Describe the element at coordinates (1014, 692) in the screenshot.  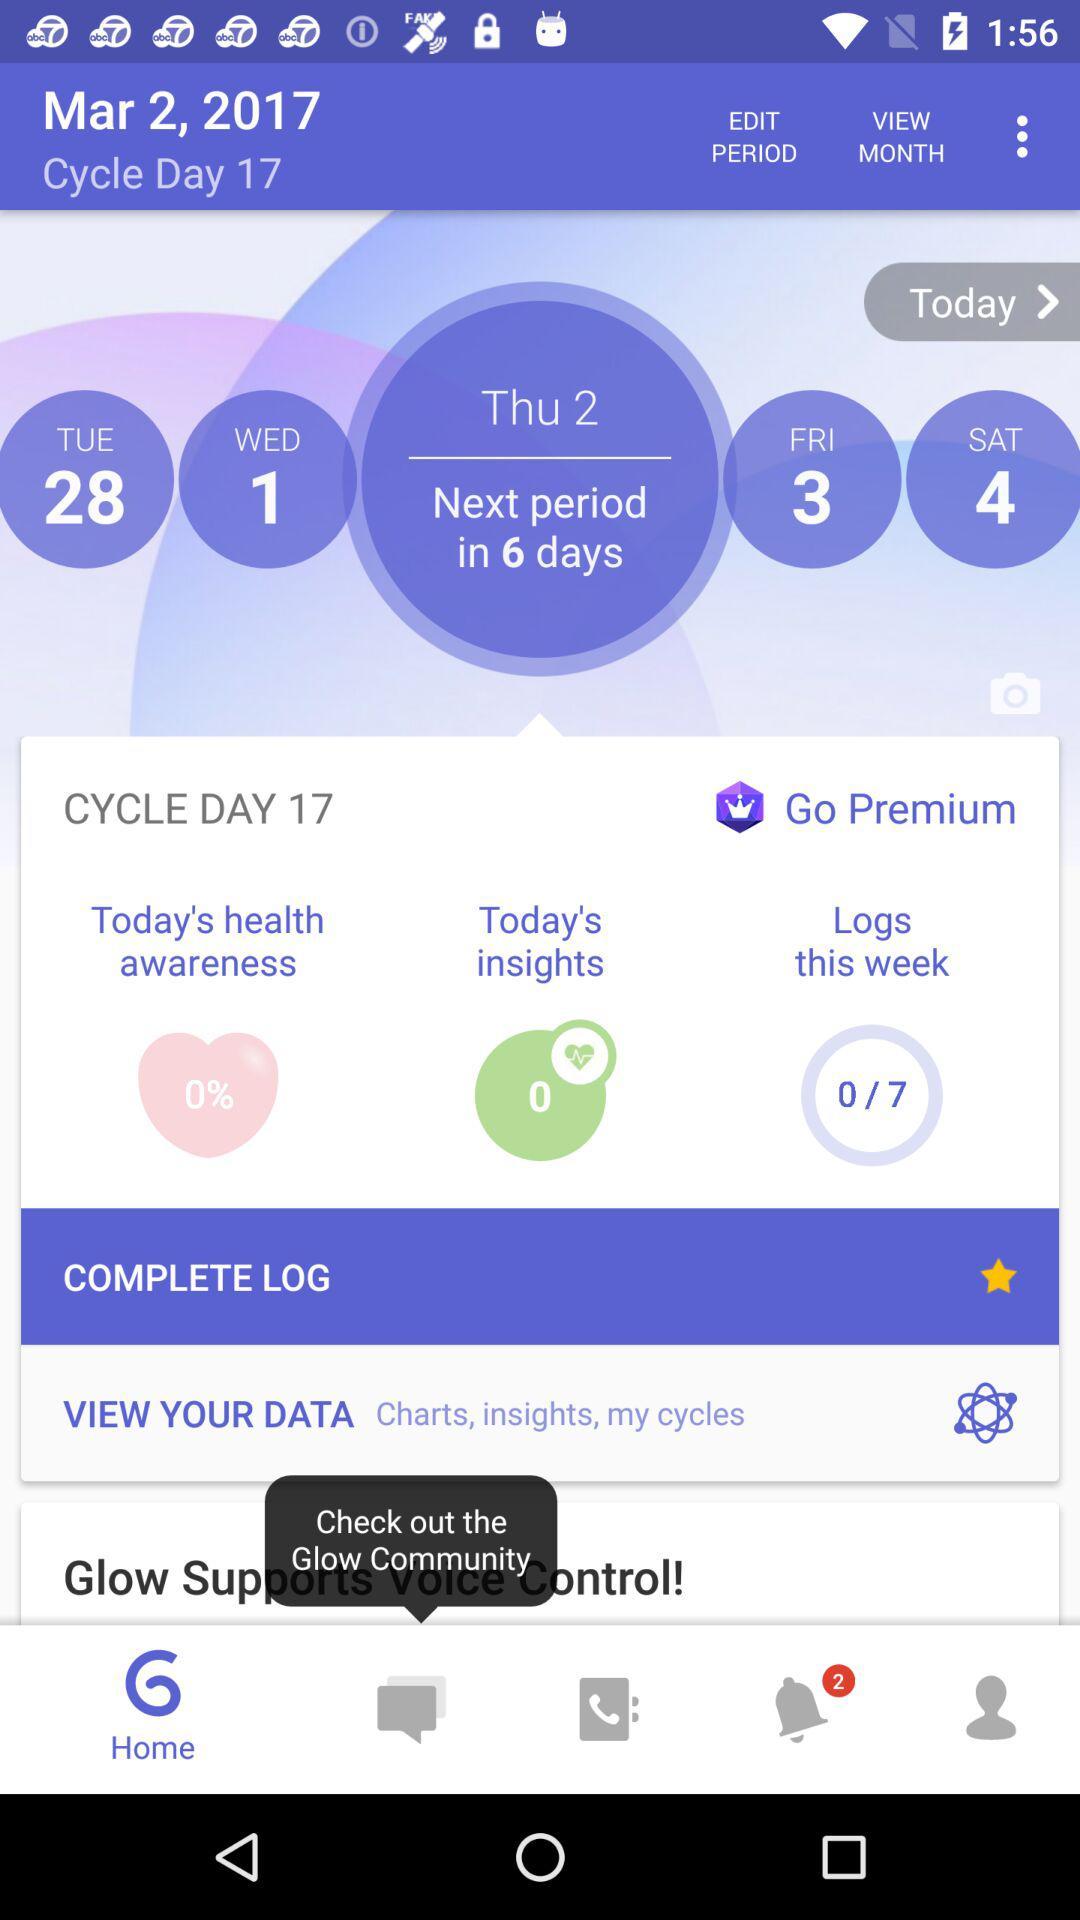
I see `the camera` at that location.